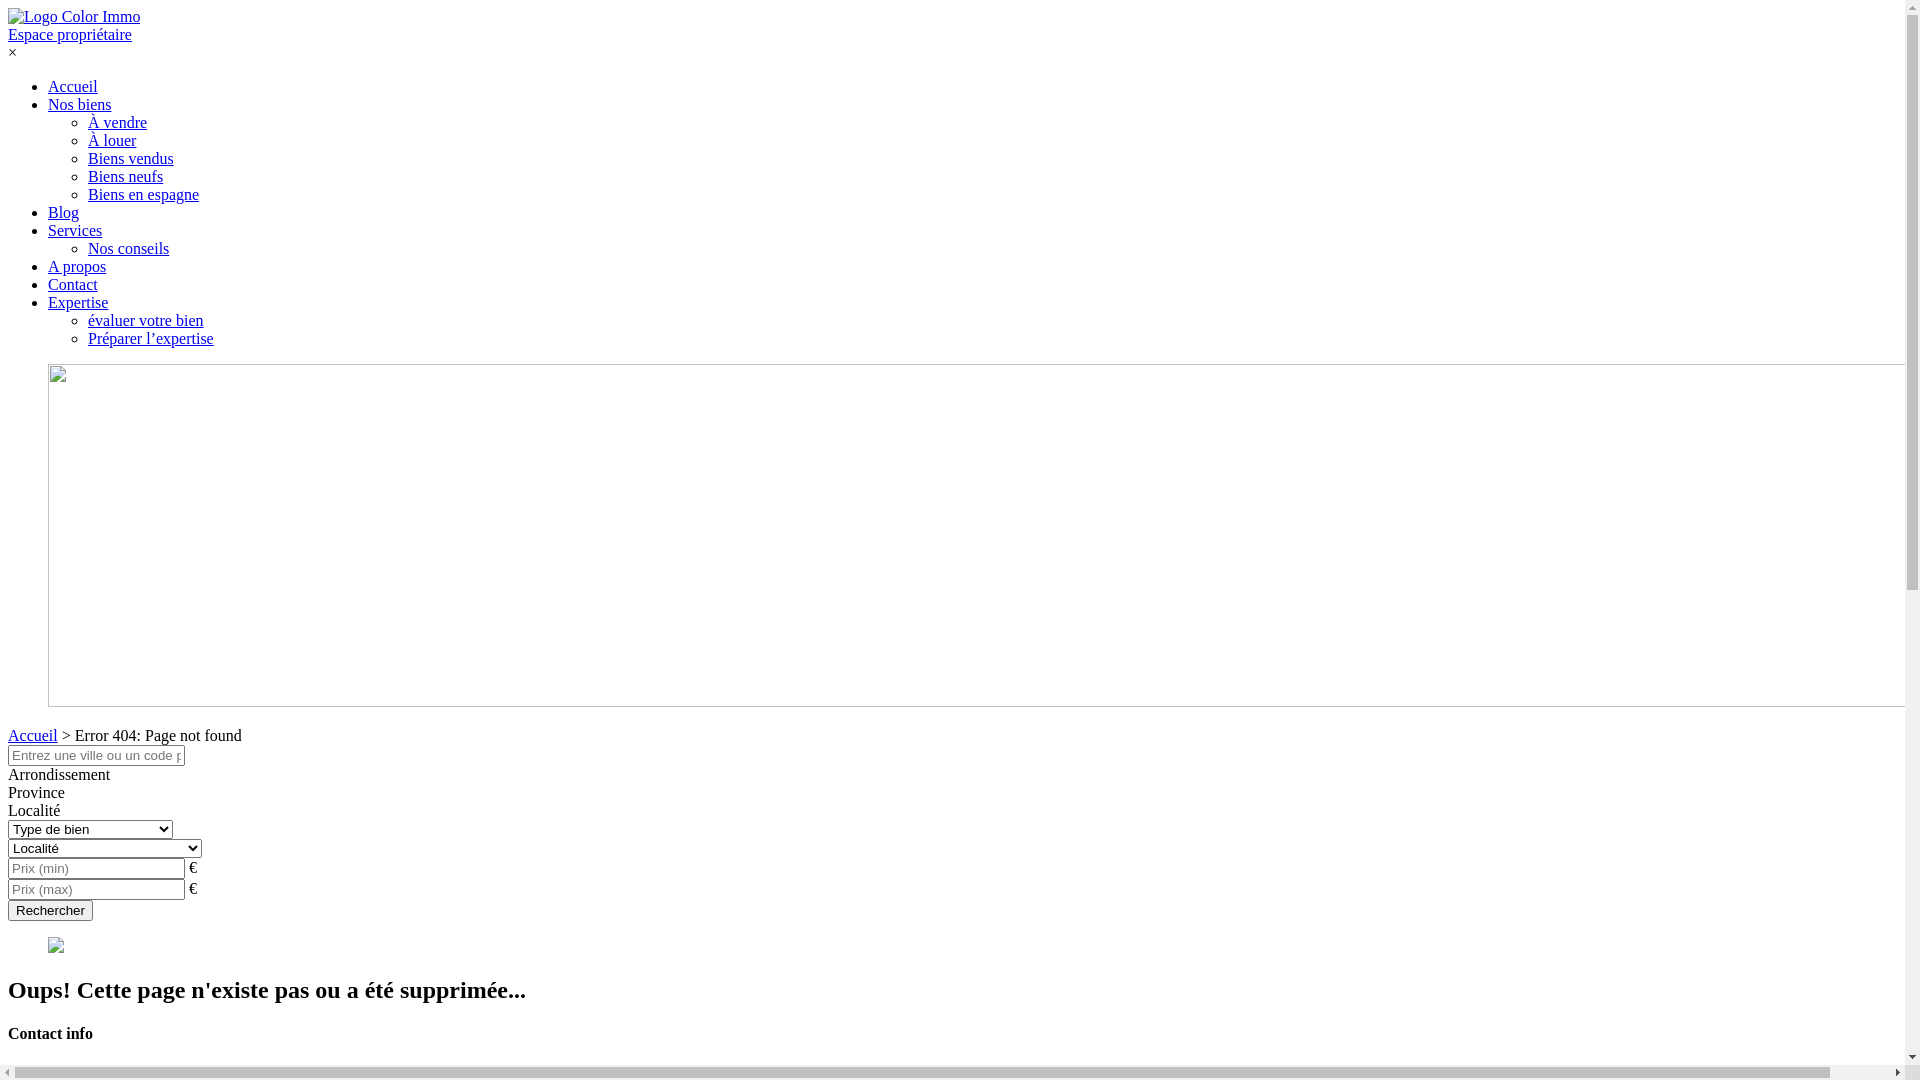 Image resolution: width=1920 pixels, height=1080 pixels. Describe the element at coordinates (8, 910) in the screenshot. I see `'Rechercher'` at that location.